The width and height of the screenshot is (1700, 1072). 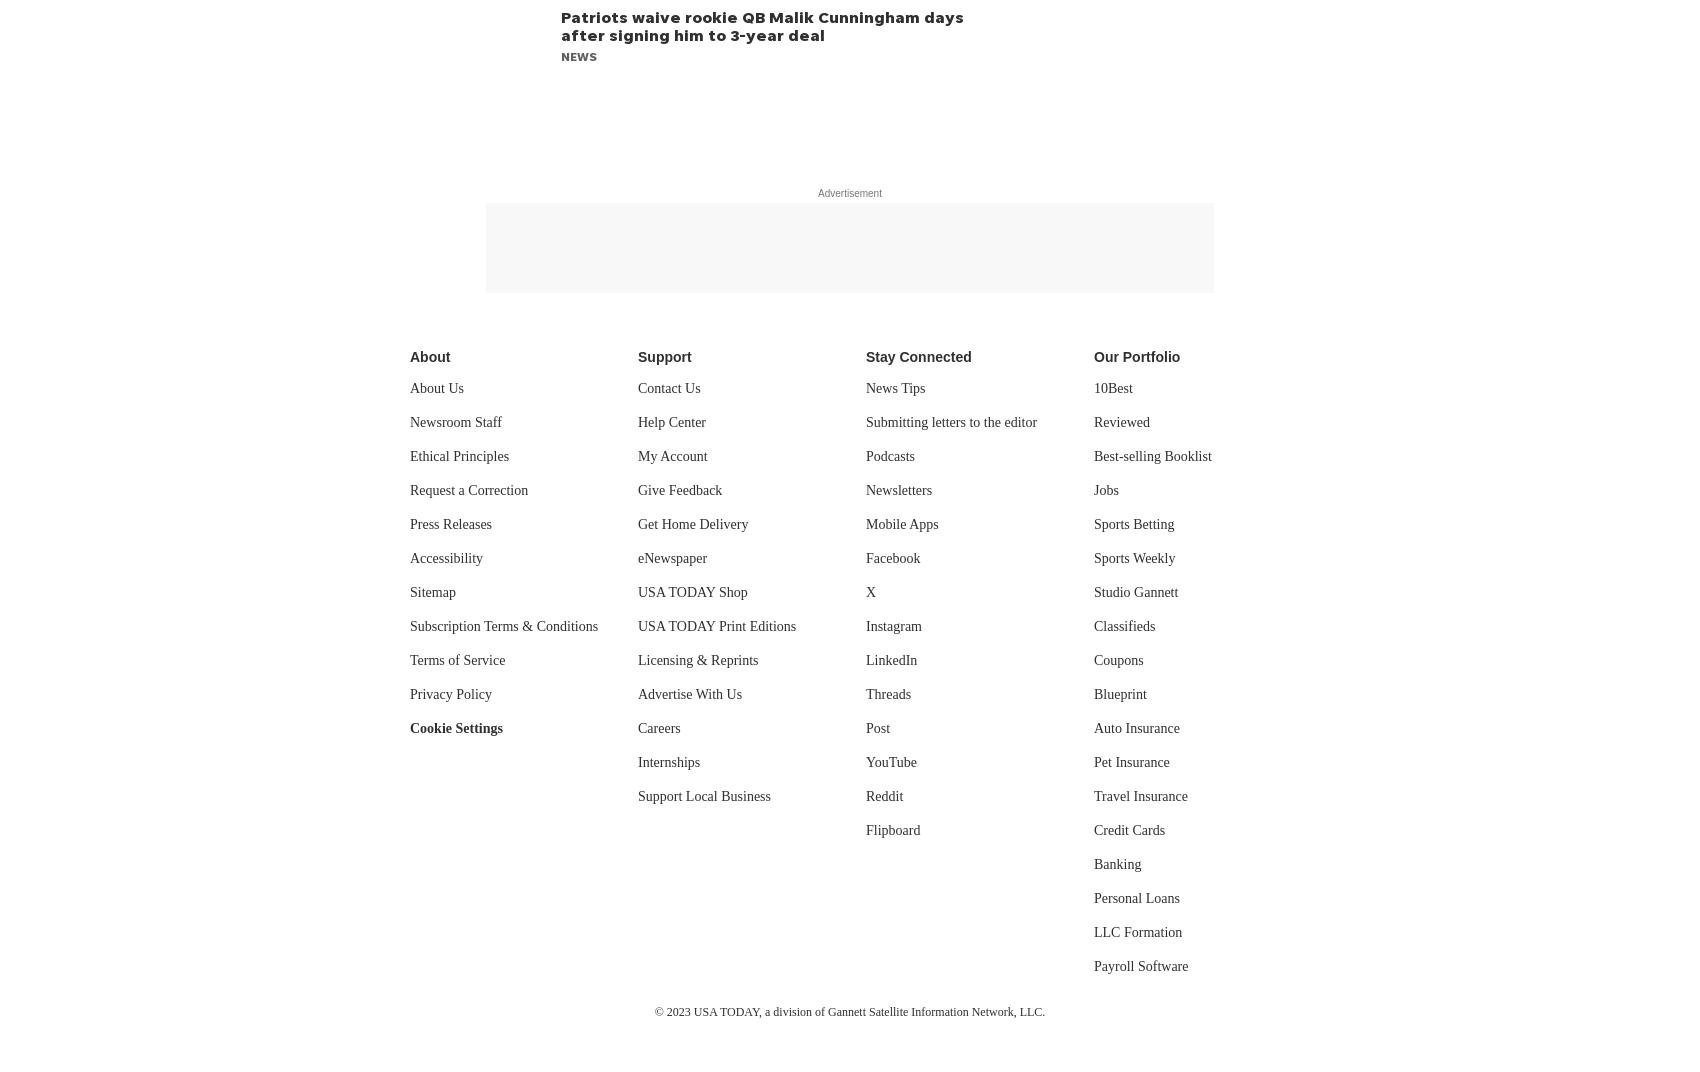 What do you see at coordinates (890, 455) in the screenshot?
I see `'Podcasts'` at bounding box center [890, 455].